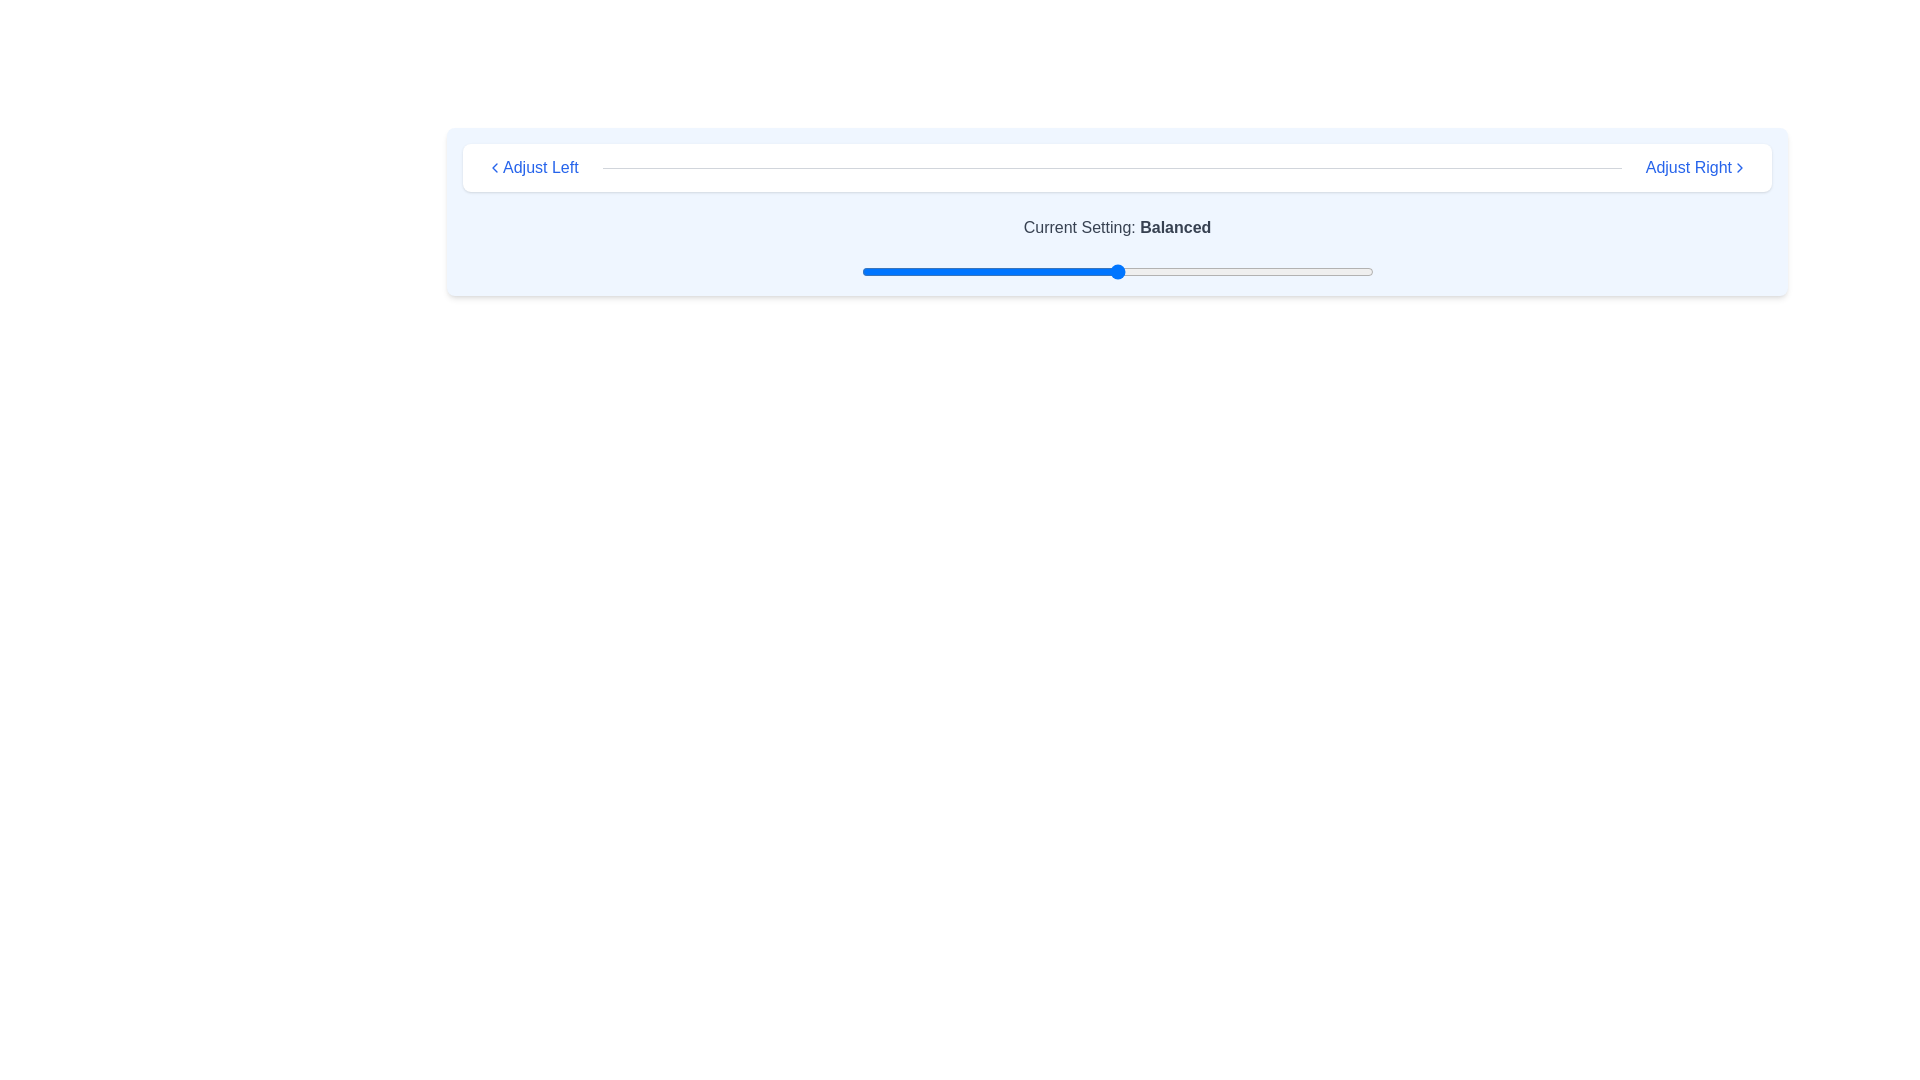  I want to click on the text label displaying 'Balanced', which is styled in bold and positioned to the right of 'Current Setting:', indicating the current setting in the interface, so click(1175, 226).